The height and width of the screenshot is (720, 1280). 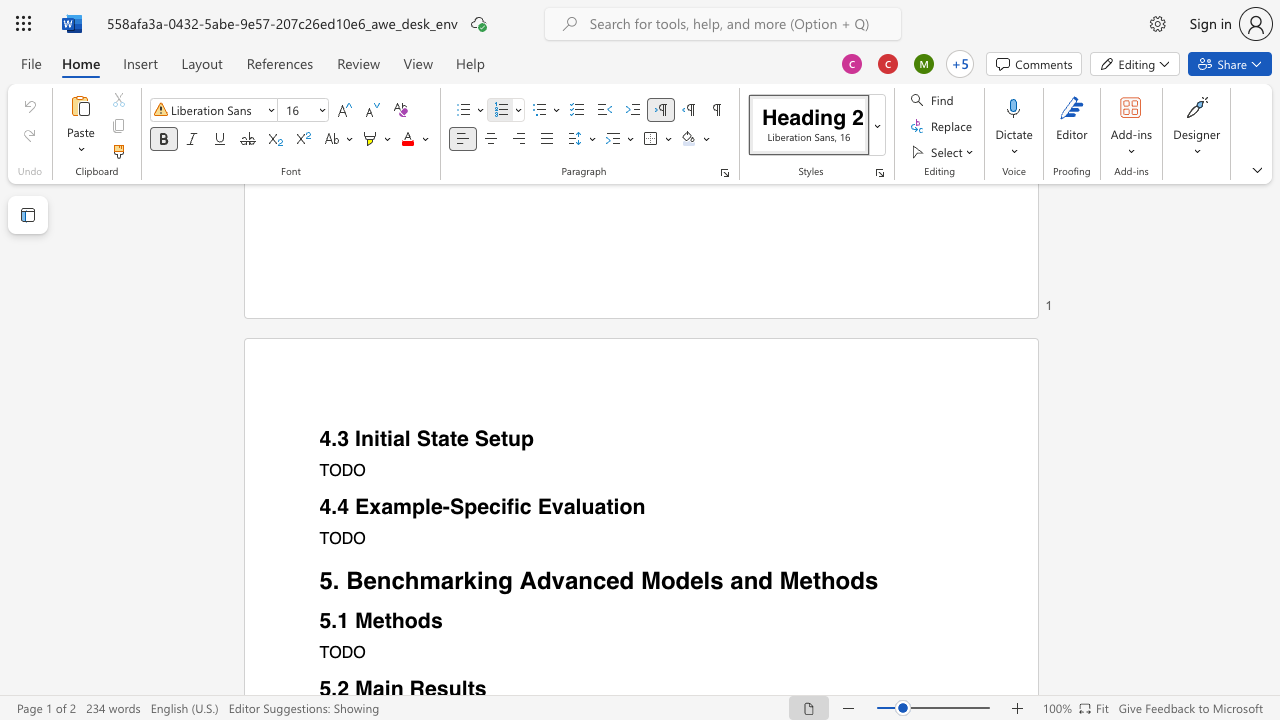 I want to click on the 1th character "5" in the text, so click(x=325, y=620).